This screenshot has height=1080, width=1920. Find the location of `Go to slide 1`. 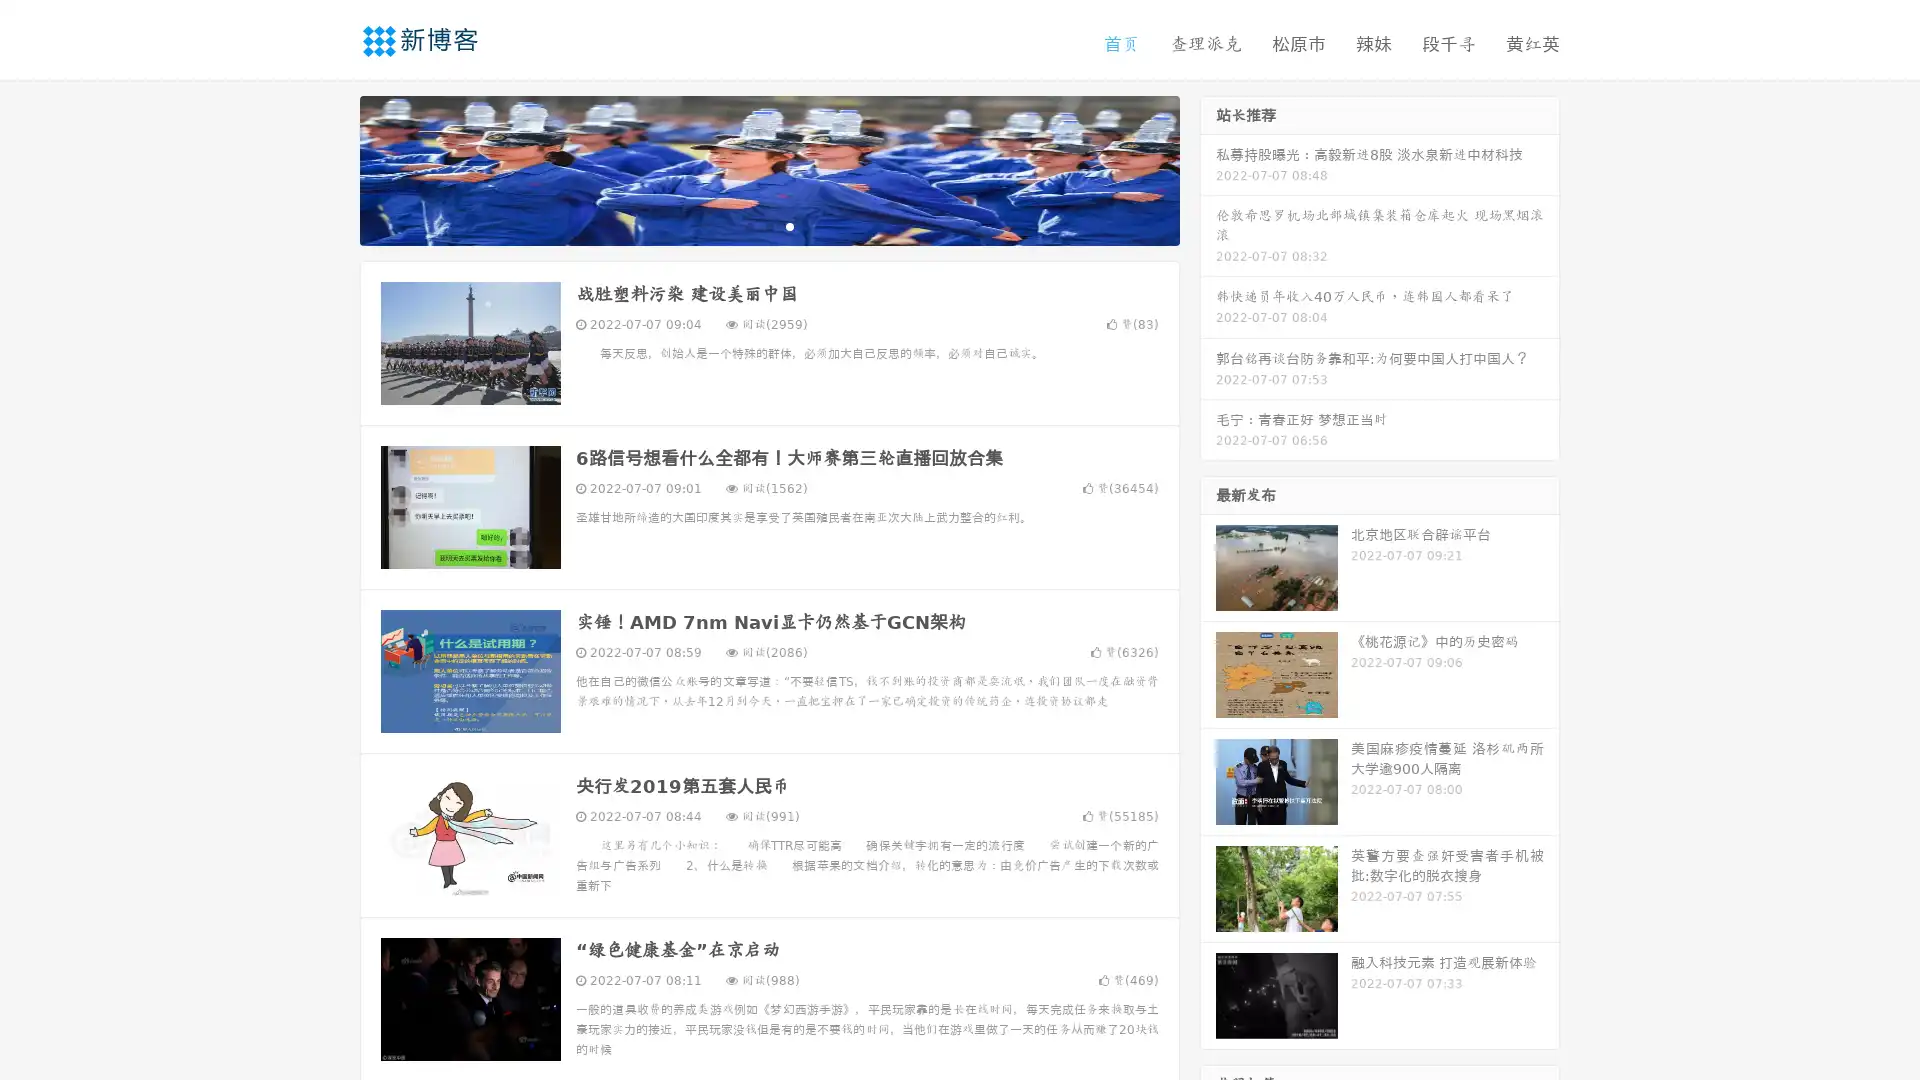

Go to slide 1 is located at coordinates (748, 225).